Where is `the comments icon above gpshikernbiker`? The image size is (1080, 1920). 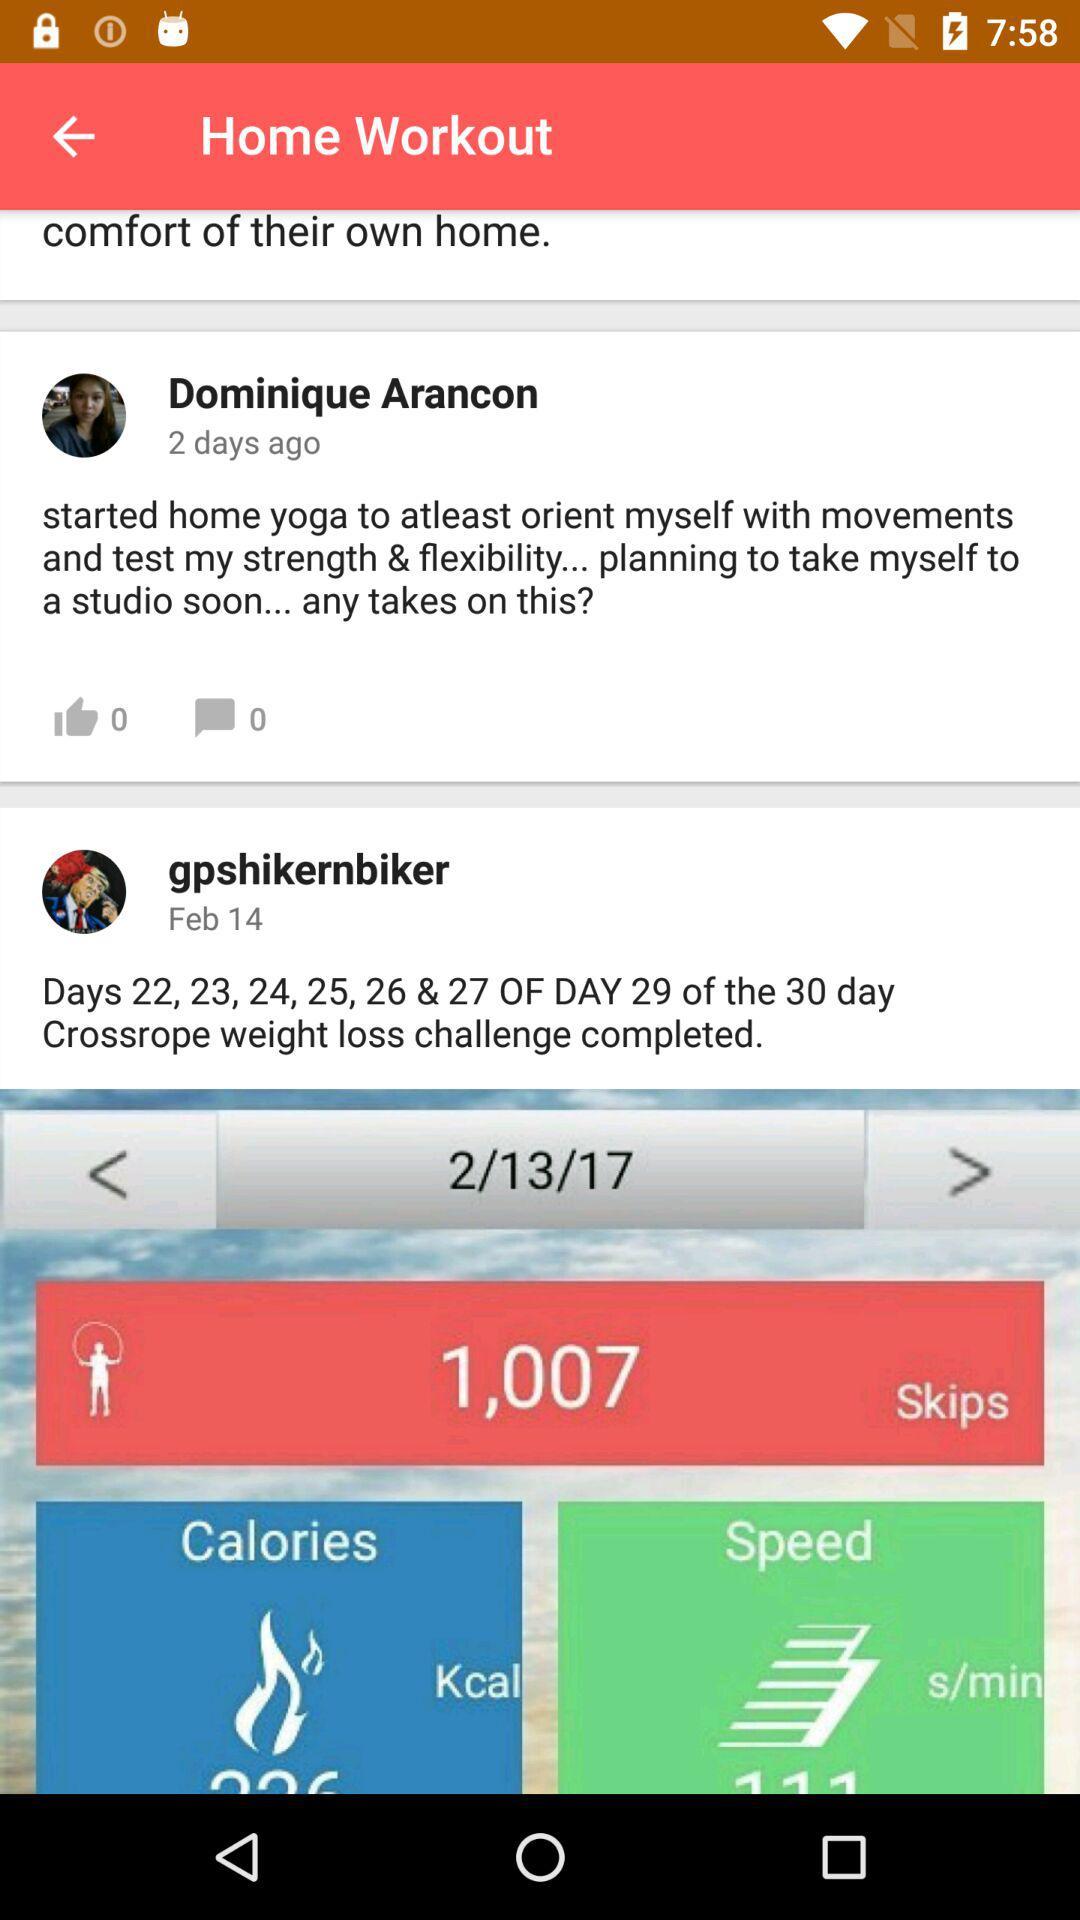
the comments icon above gpshikernbiker is located at coordinates (228, 719).